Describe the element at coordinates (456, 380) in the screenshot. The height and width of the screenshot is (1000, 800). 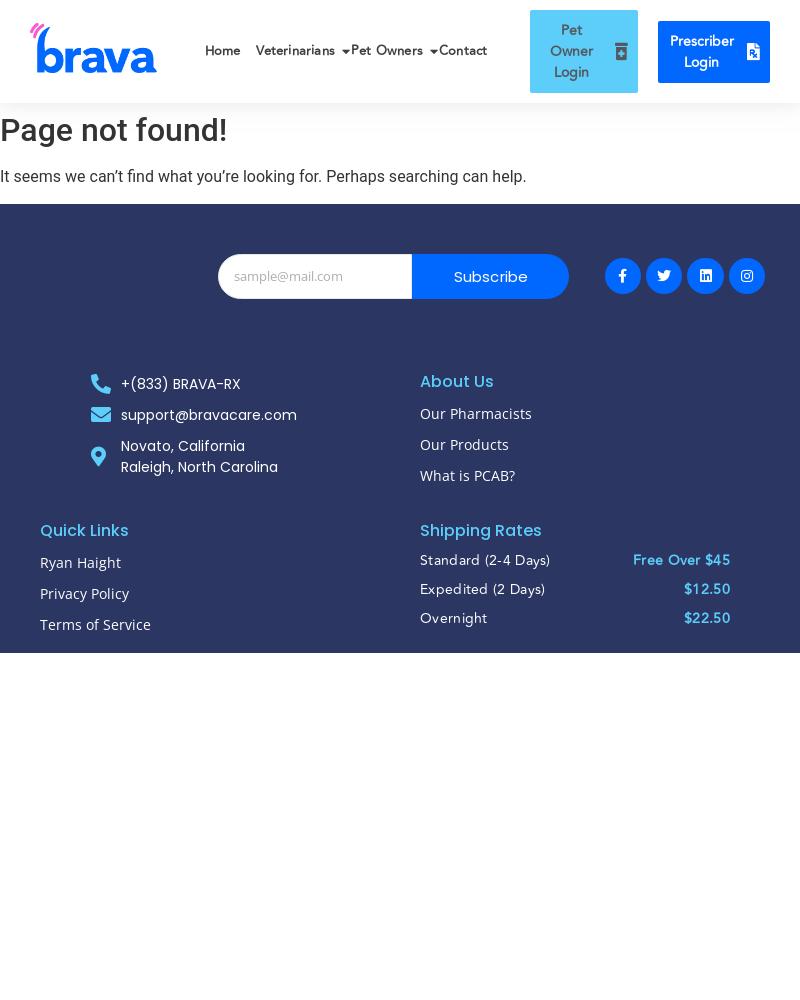
I see `'About Us'` at that location.